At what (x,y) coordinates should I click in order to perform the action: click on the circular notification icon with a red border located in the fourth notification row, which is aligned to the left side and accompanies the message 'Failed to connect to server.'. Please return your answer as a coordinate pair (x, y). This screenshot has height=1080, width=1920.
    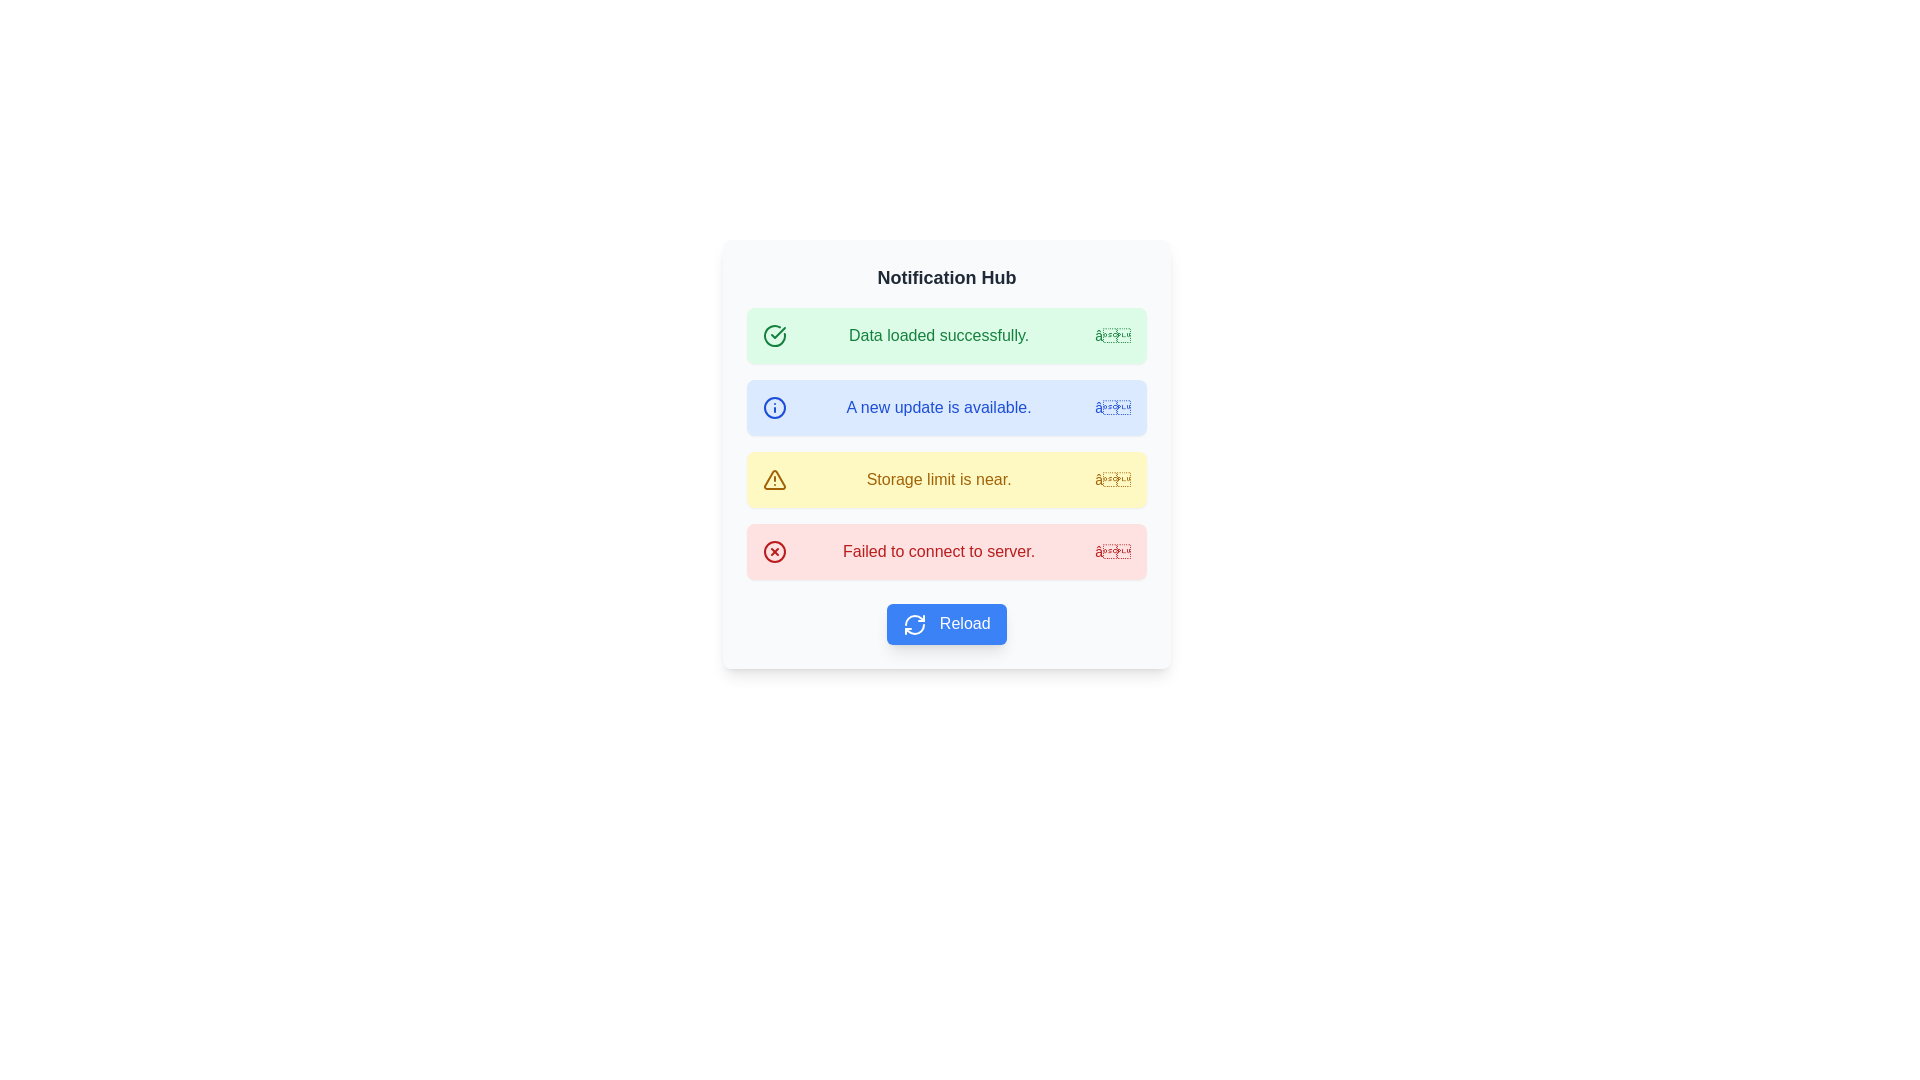
    Looking at the image, I should click on (773, 551).